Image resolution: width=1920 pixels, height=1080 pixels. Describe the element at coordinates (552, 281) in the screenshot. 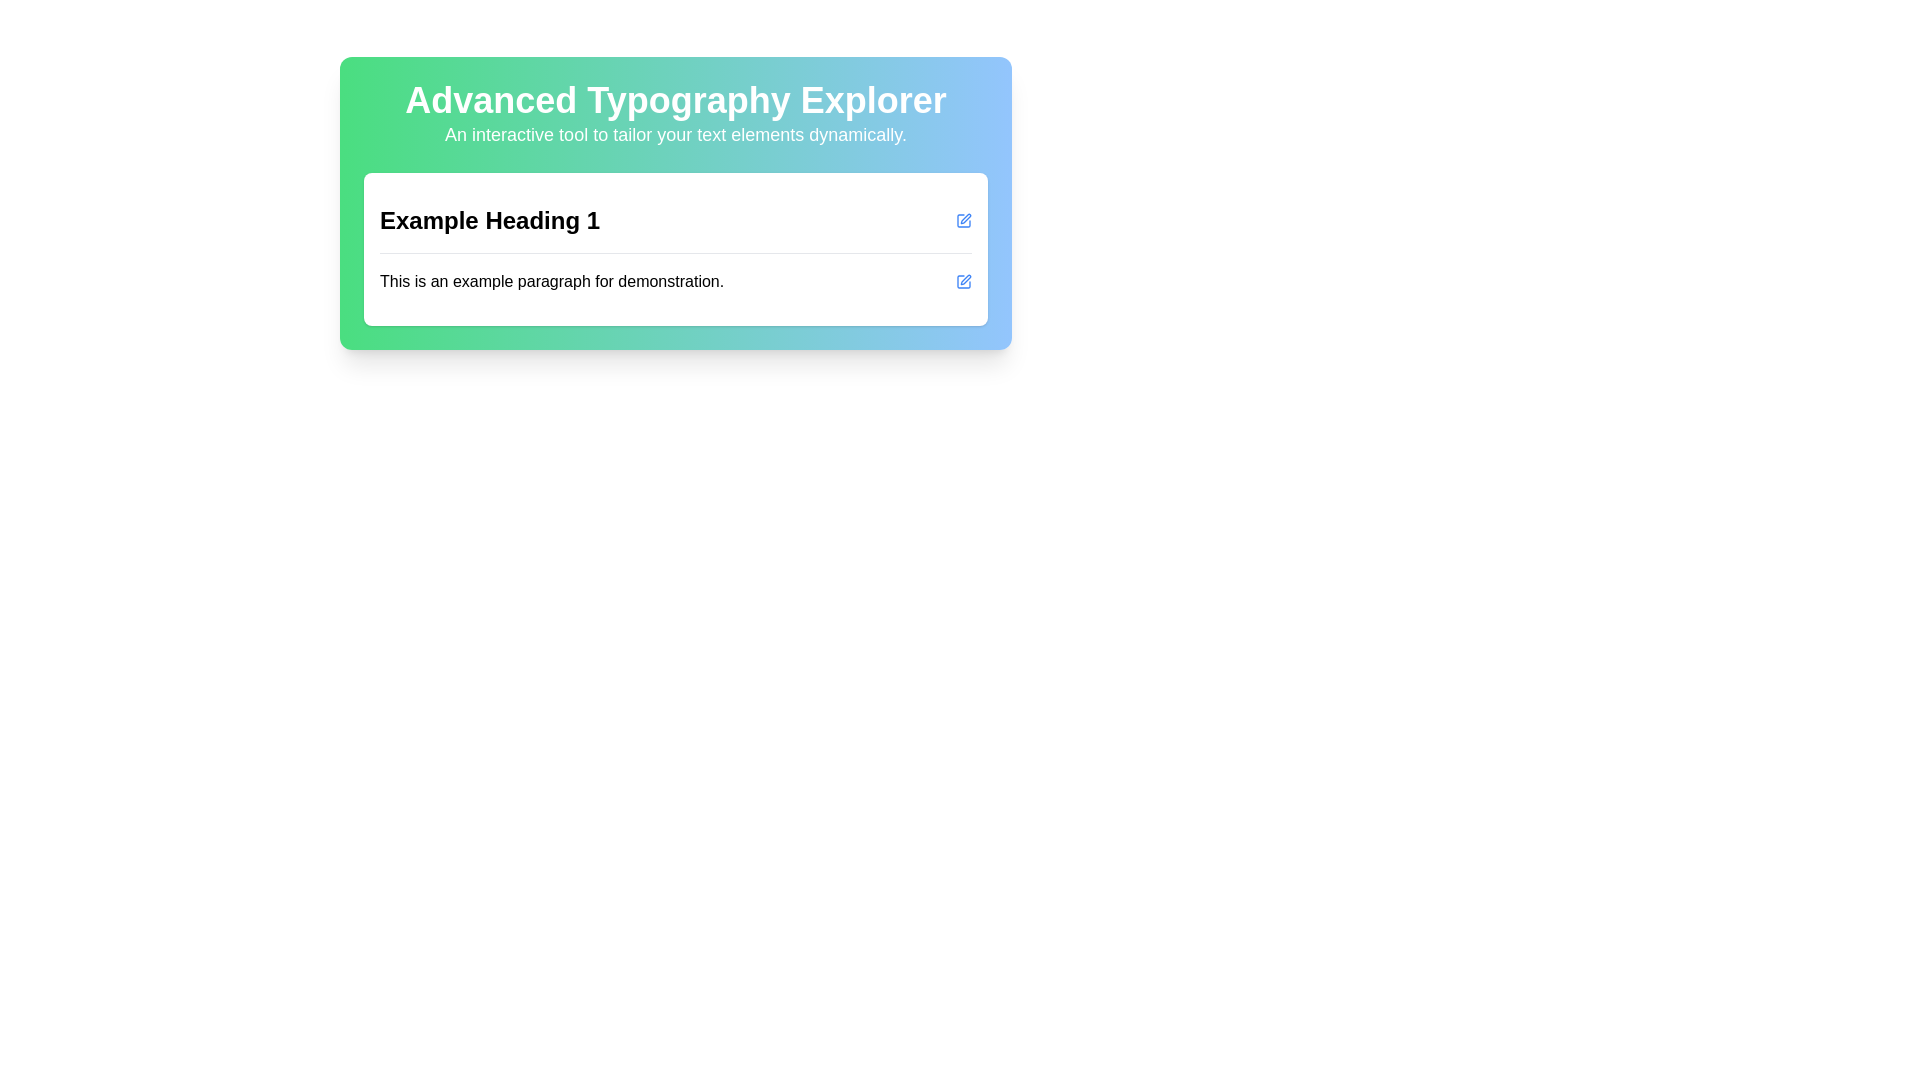

I see `the static text paragraph located under the heading 'Example Heading 1' with a green and blue gradient background, which precedes an icon on the right` at that location.